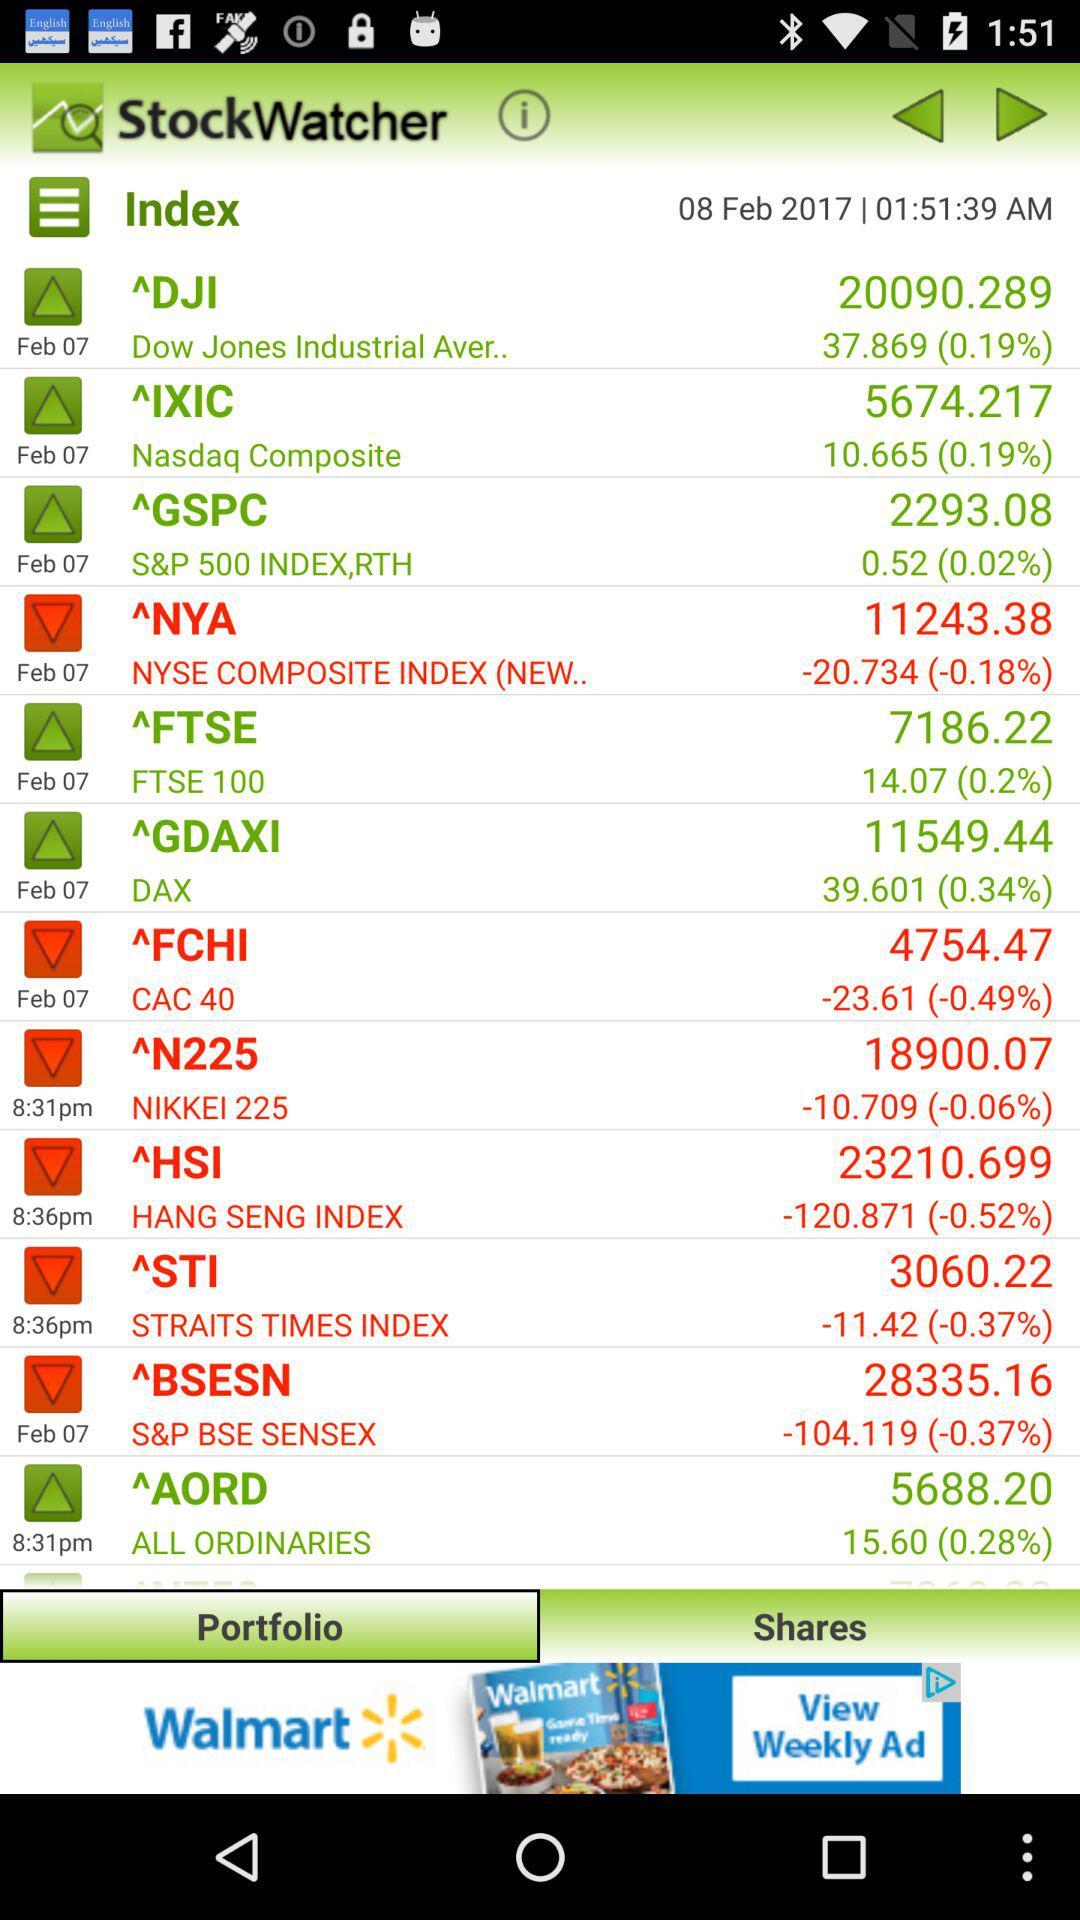 Image resolution: width=1080 pixels, height=1920 pixels. Describe the element at coordinates (523, 114) in the screenshot. I see `icon button` at that location.